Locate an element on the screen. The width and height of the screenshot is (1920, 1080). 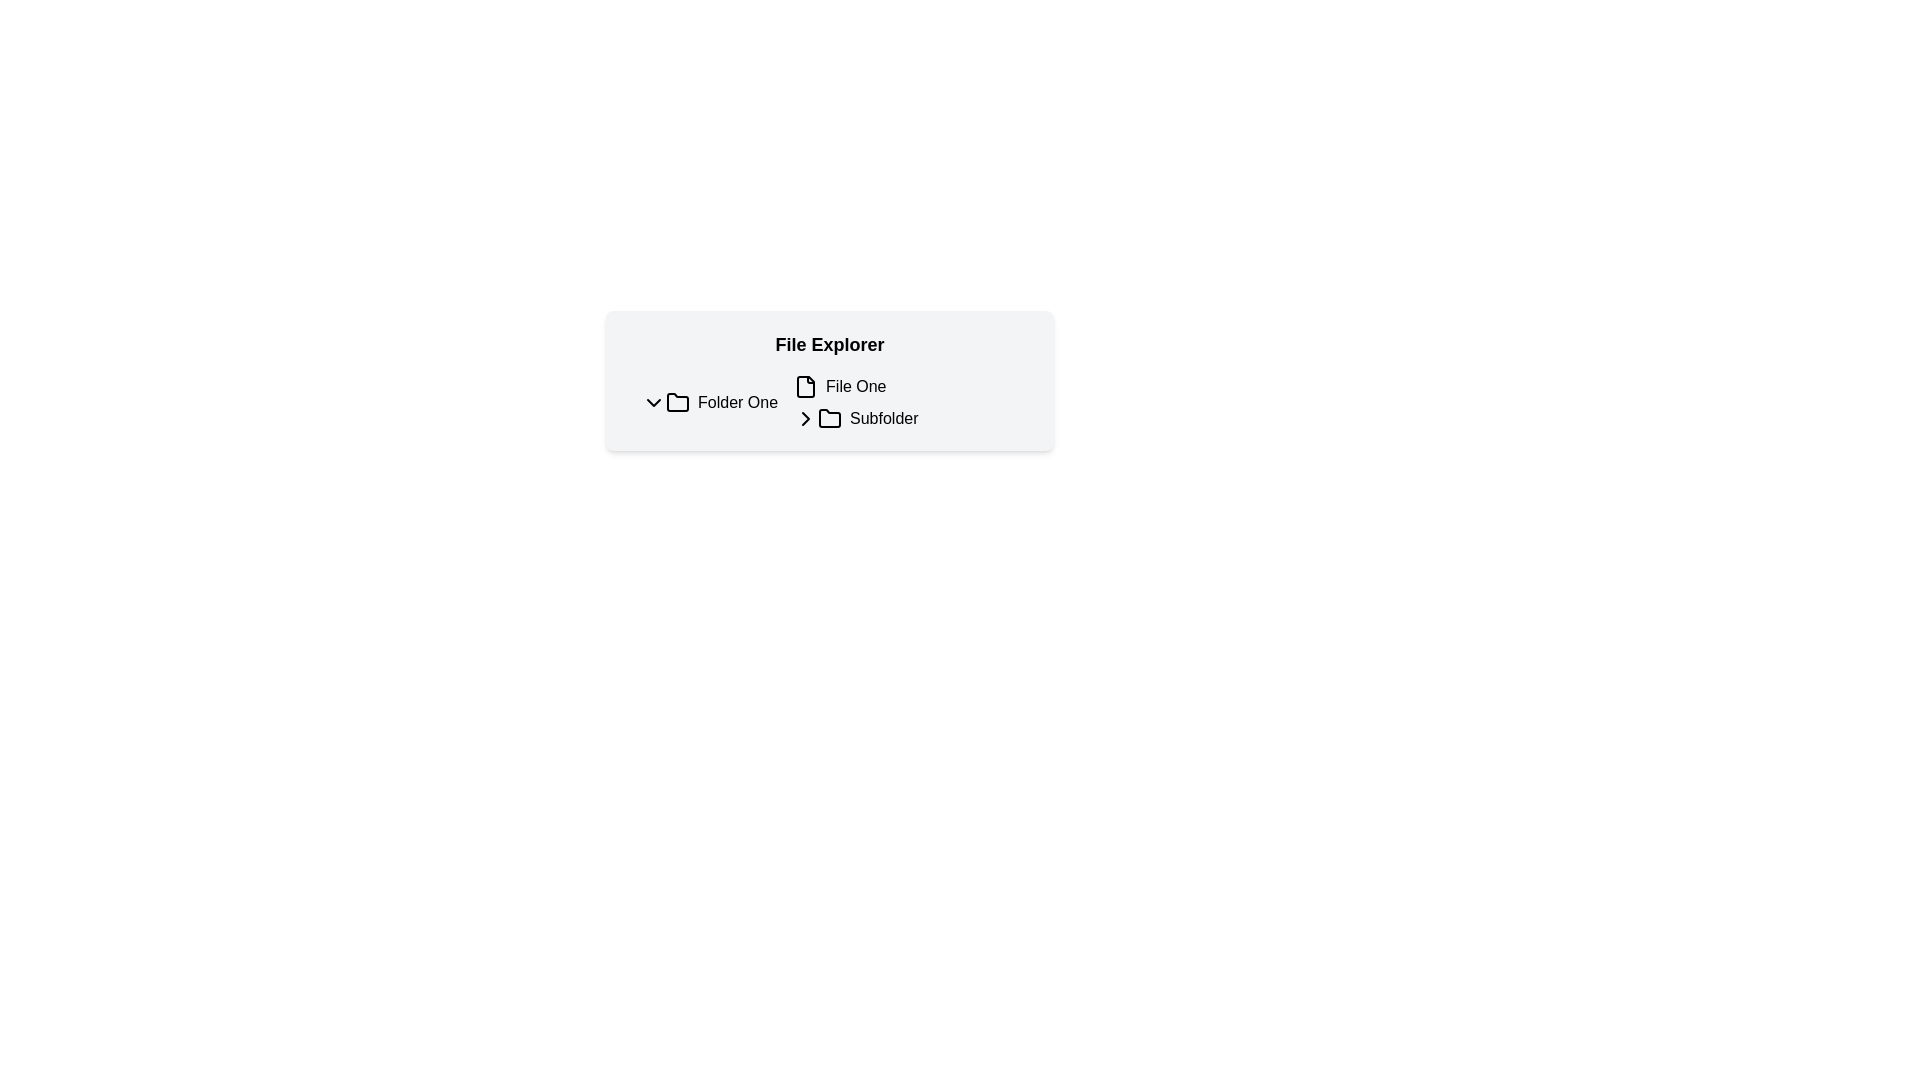
the small folder-shaped icon representing a directory under the label 'Subfolder' in the file explorer UI is located at coordinates (830, 417).